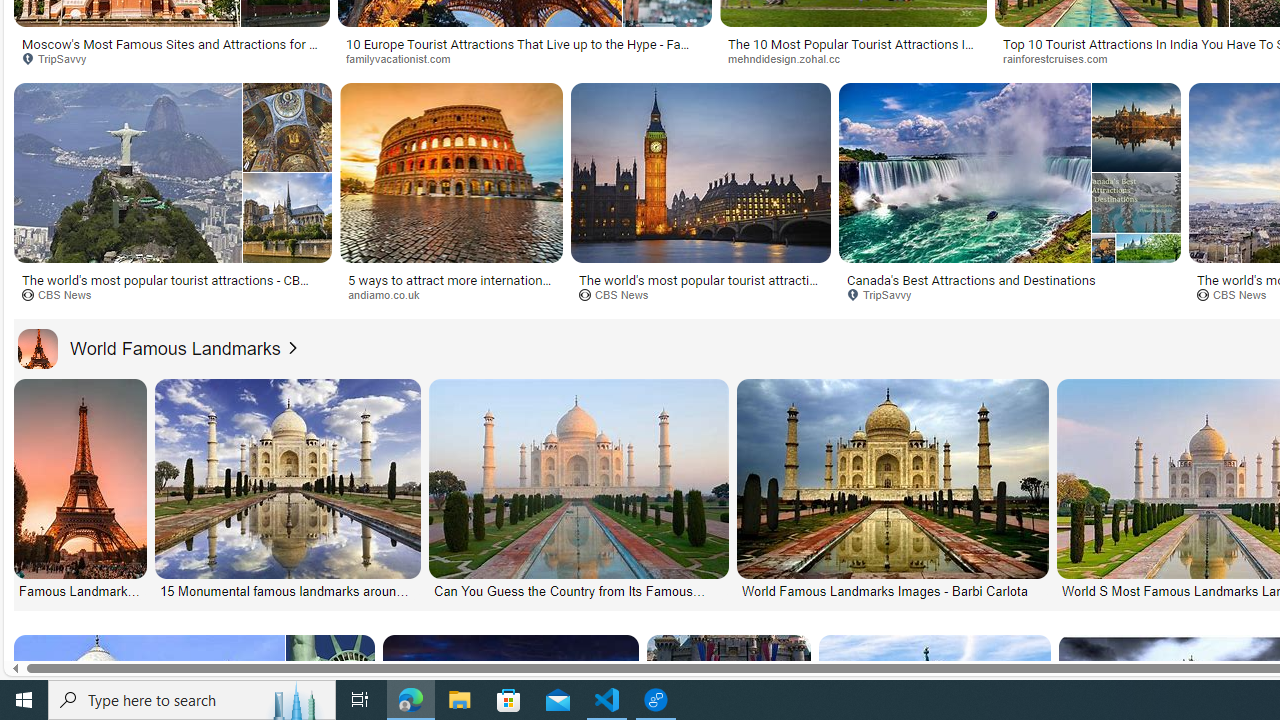 The height and width of the screenshot is (720, 1280). I want to click on 'The 10 Most Popular Tourist Attractions In The World - ZOHAL', so click(853, 50).